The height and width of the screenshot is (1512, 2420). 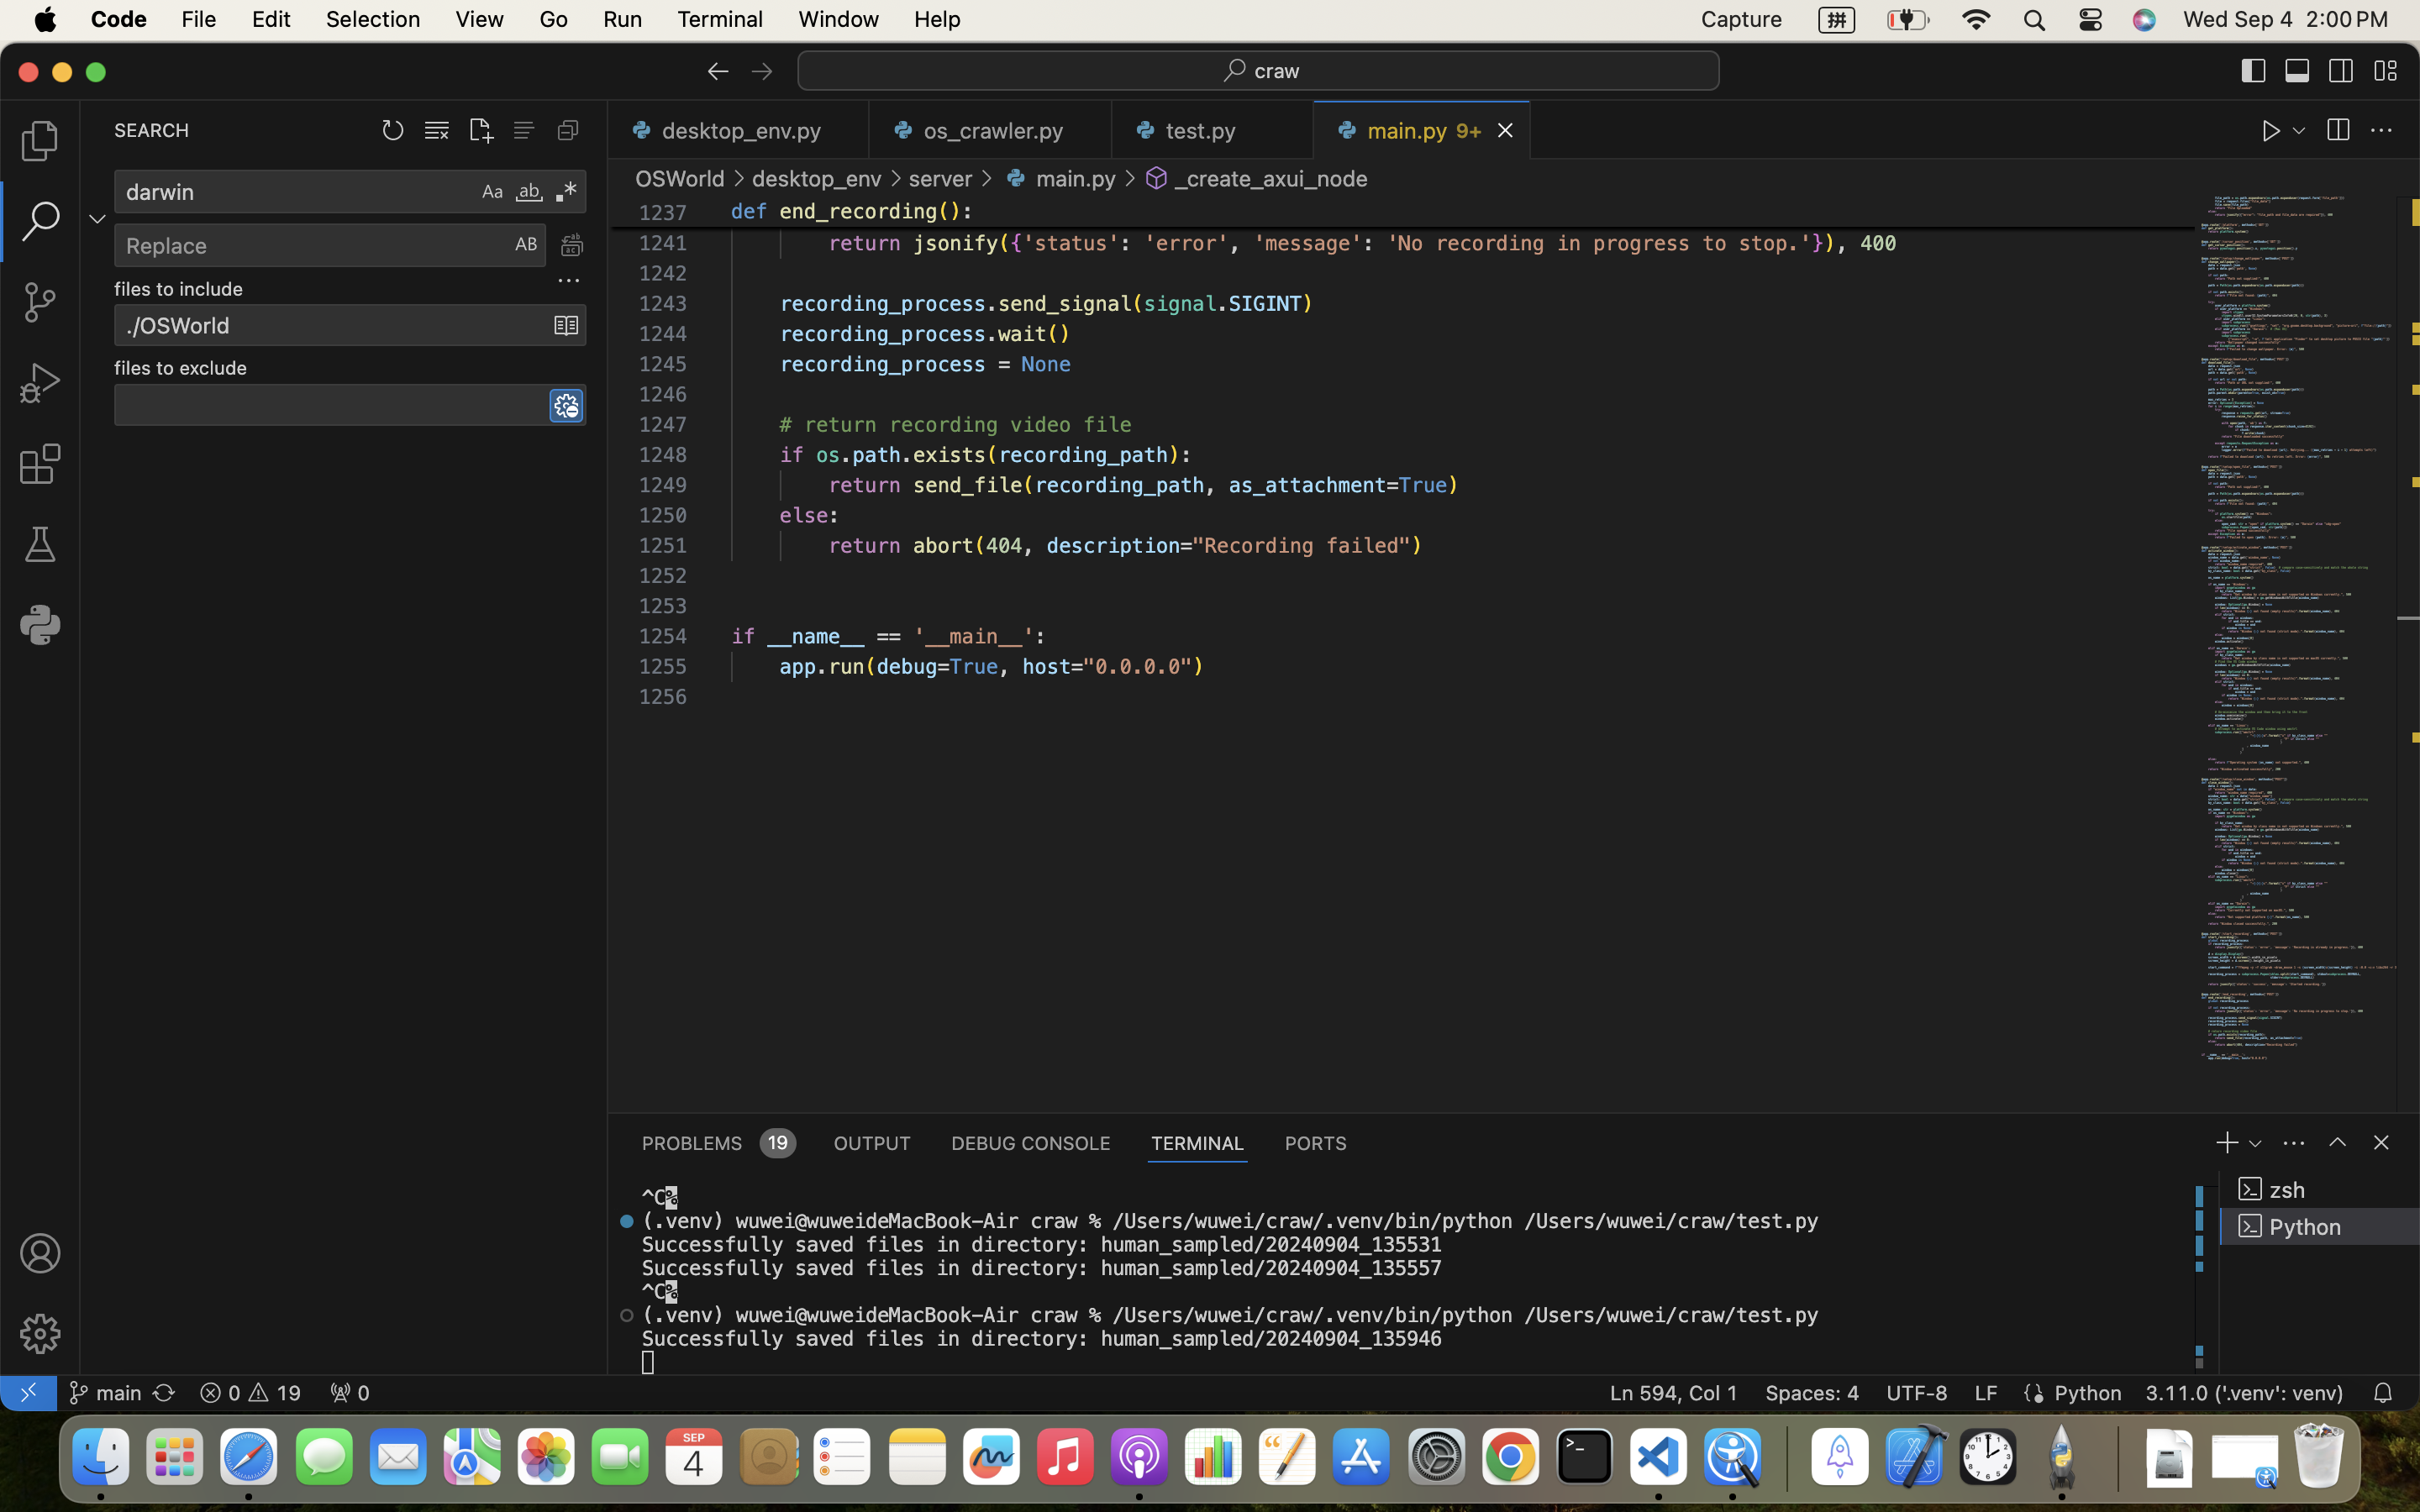 What do you see at coordinates (1422, 129) in the screenshot?
I see `'1 main.py   9+'` at bounding box center [1422, 129].